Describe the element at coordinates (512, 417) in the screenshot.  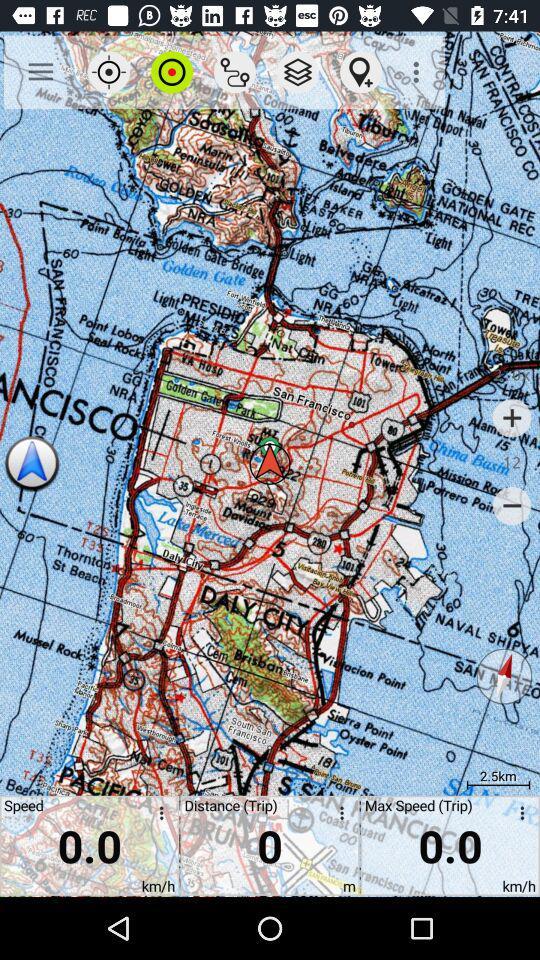
I see `the add icon` at that location.